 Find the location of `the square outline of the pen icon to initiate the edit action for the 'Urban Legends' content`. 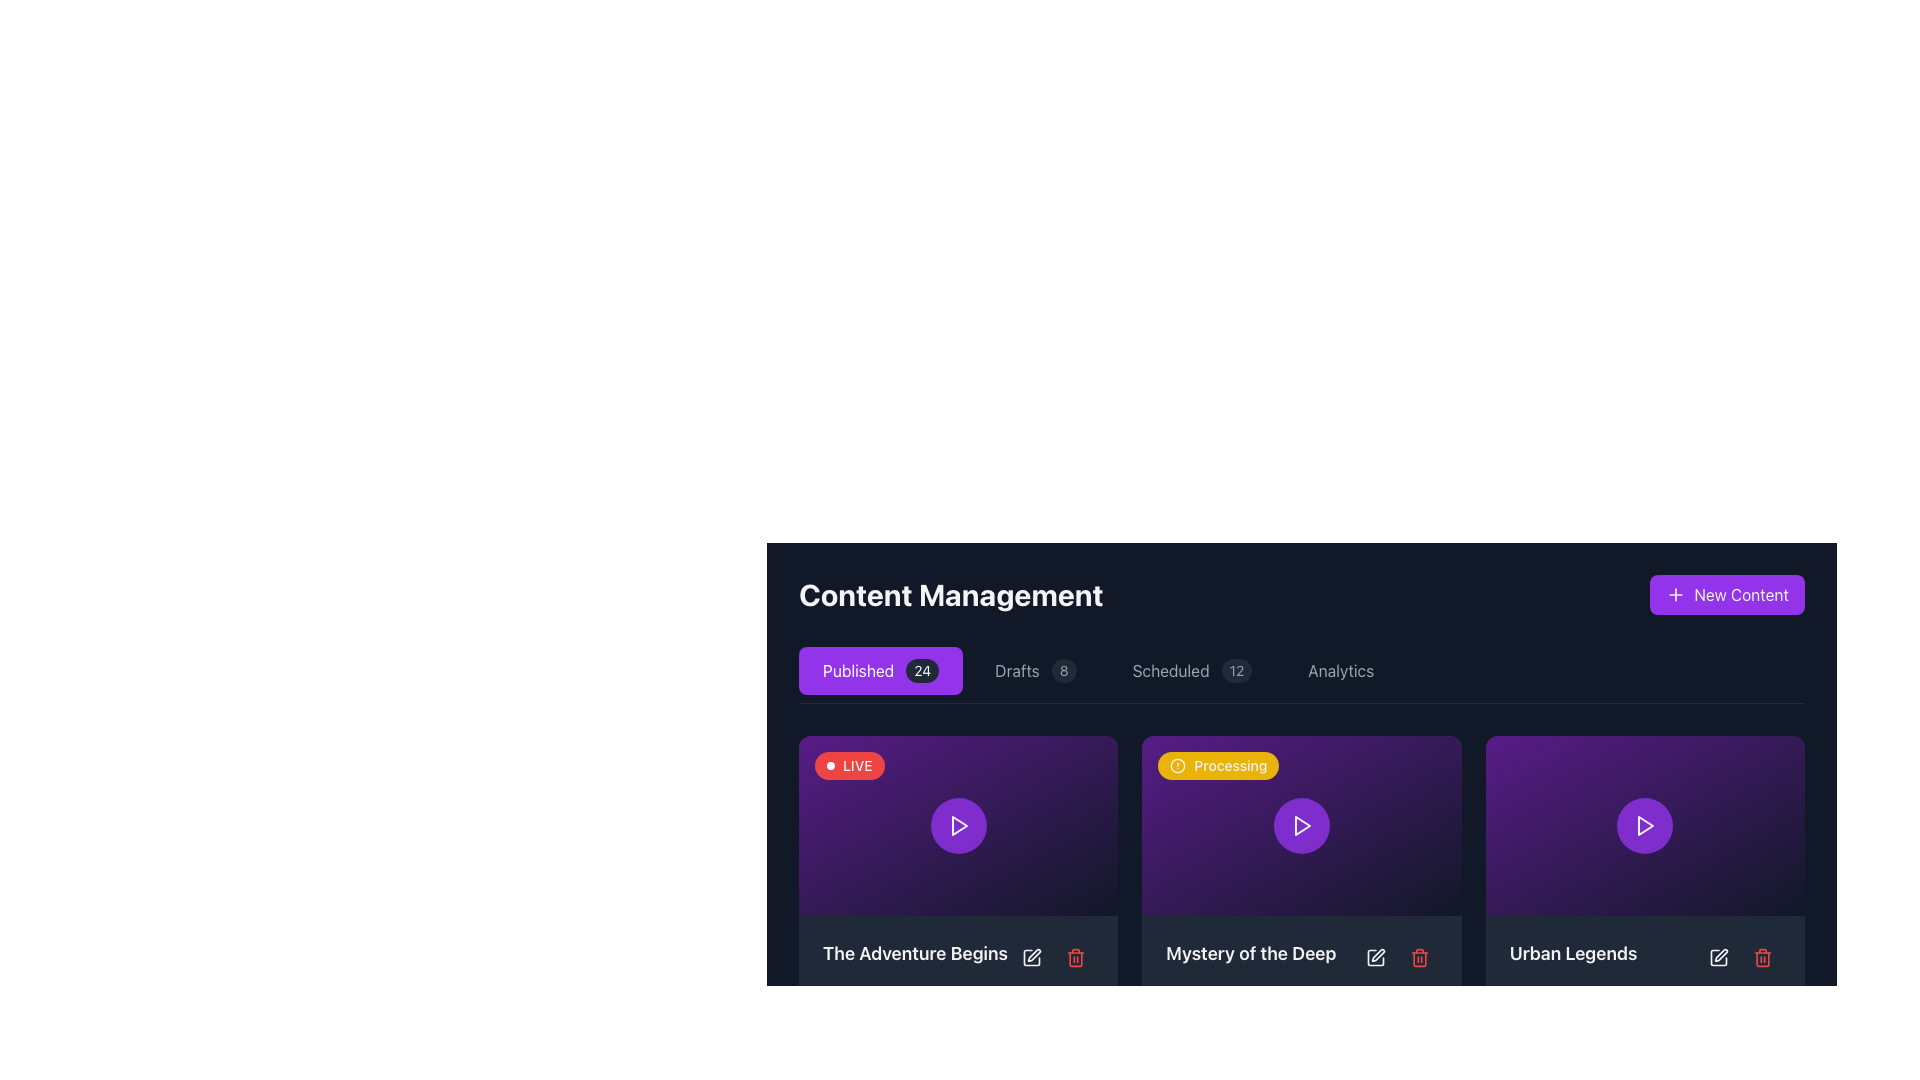

the square outline of the pen icon to initiate the edit action for the 'Urban Legends' content is located at coordinates (1717, 955).